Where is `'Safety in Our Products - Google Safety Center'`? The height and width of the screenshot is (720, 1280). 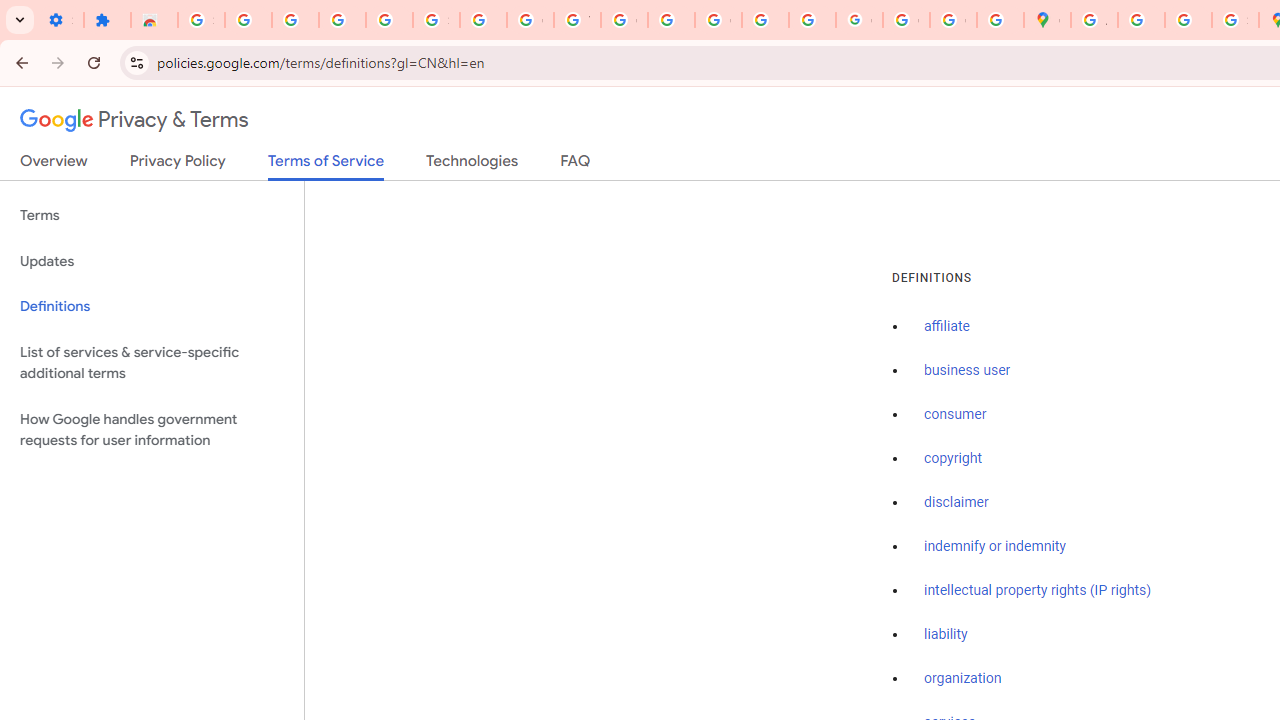 'Safety in Our Products - Google Safety Center' is located at coordinates (1234, 20).